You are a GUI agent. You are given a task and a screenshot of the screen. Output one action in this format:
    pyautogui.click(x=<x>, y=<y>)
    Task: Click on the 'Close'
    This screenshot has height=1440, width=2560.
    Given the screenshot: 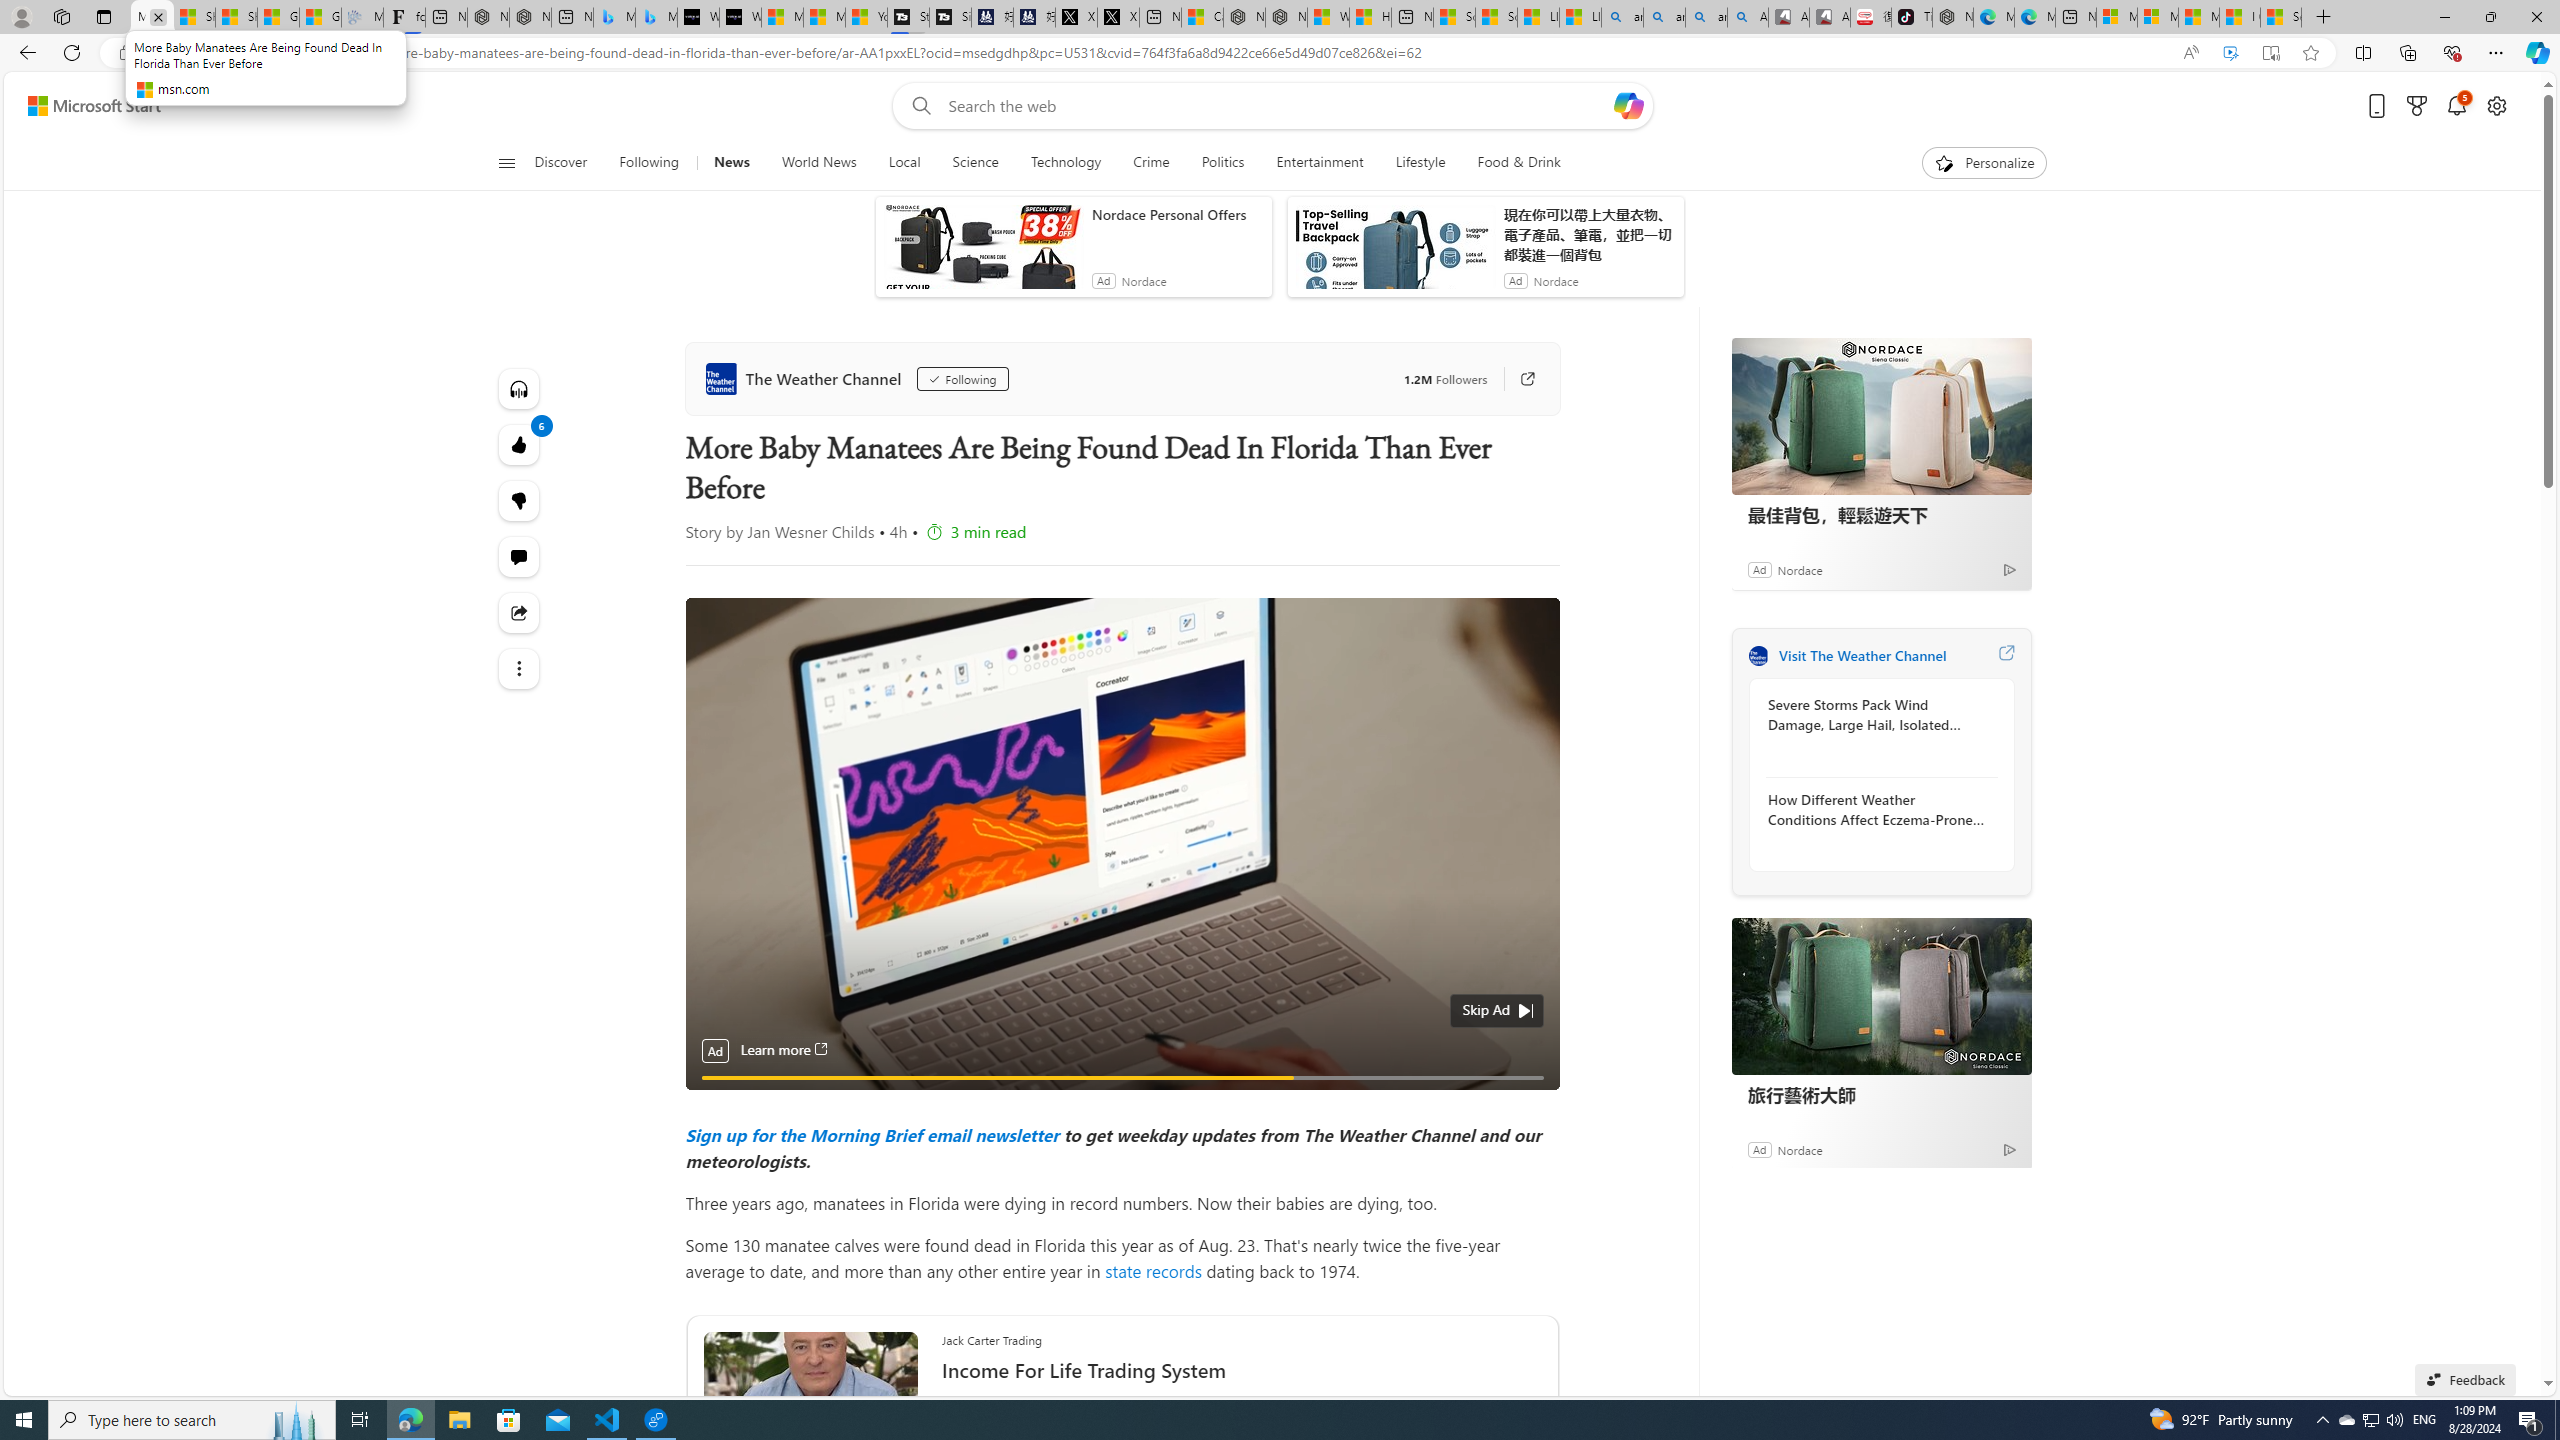 What is the action you would take?
    pyautogui.click(x=2535, y=16)
    